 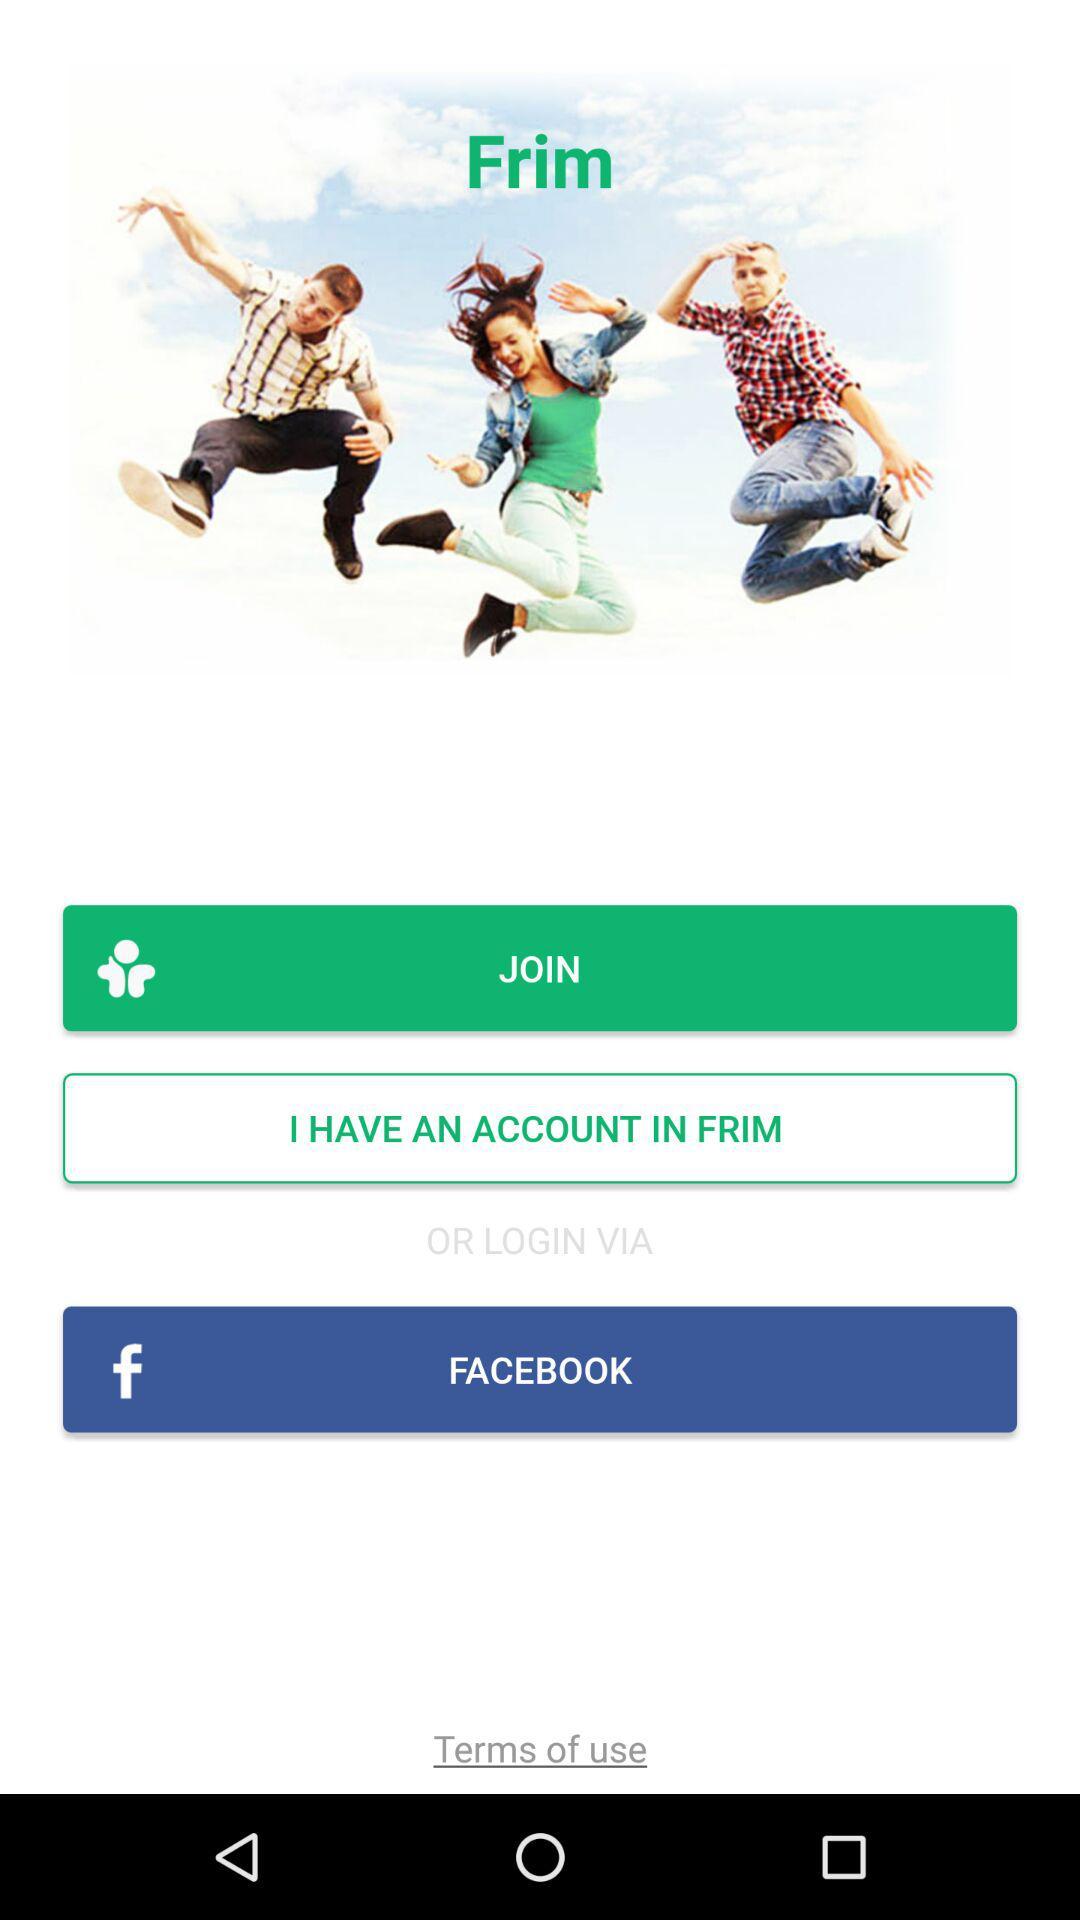 What do you see at coordinates (540, 1368) in the screenshot?
I see `facebook` at bounding box center [540, 1368].